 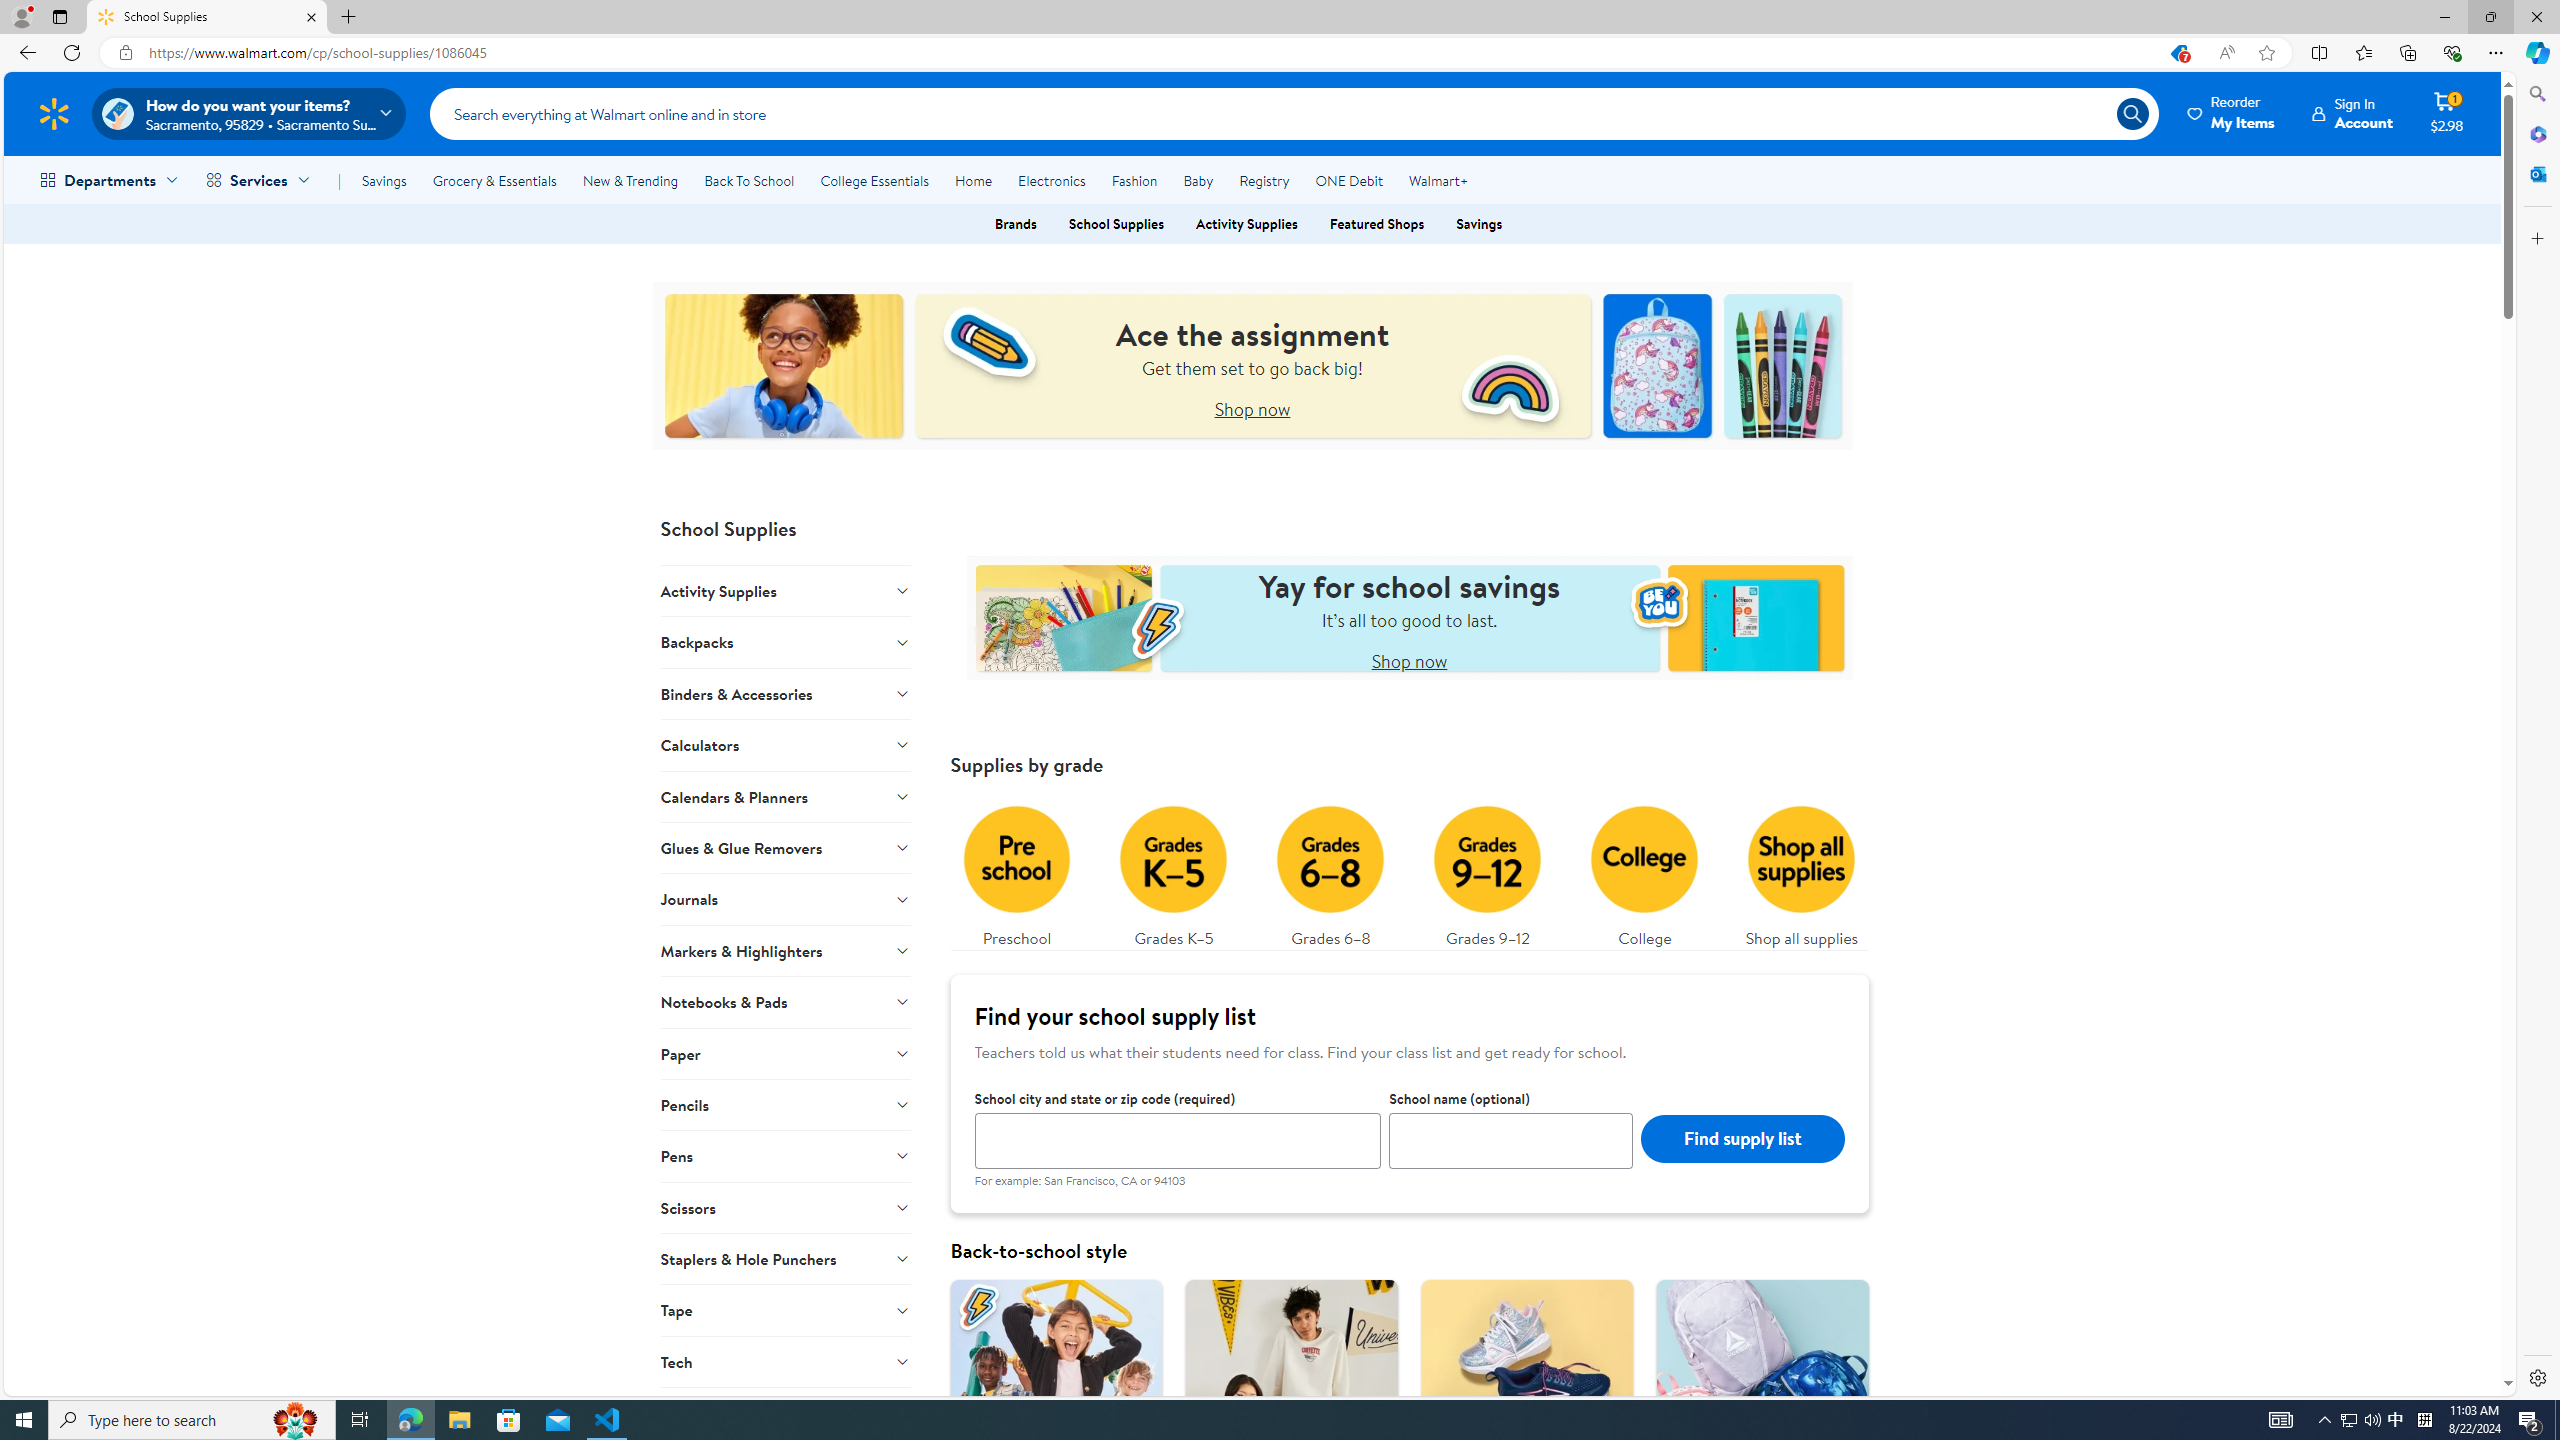 What do you see at coordinates (1263, 180) in the screenshot?
I see `'Registry'` at bounding box center [1263, 180].